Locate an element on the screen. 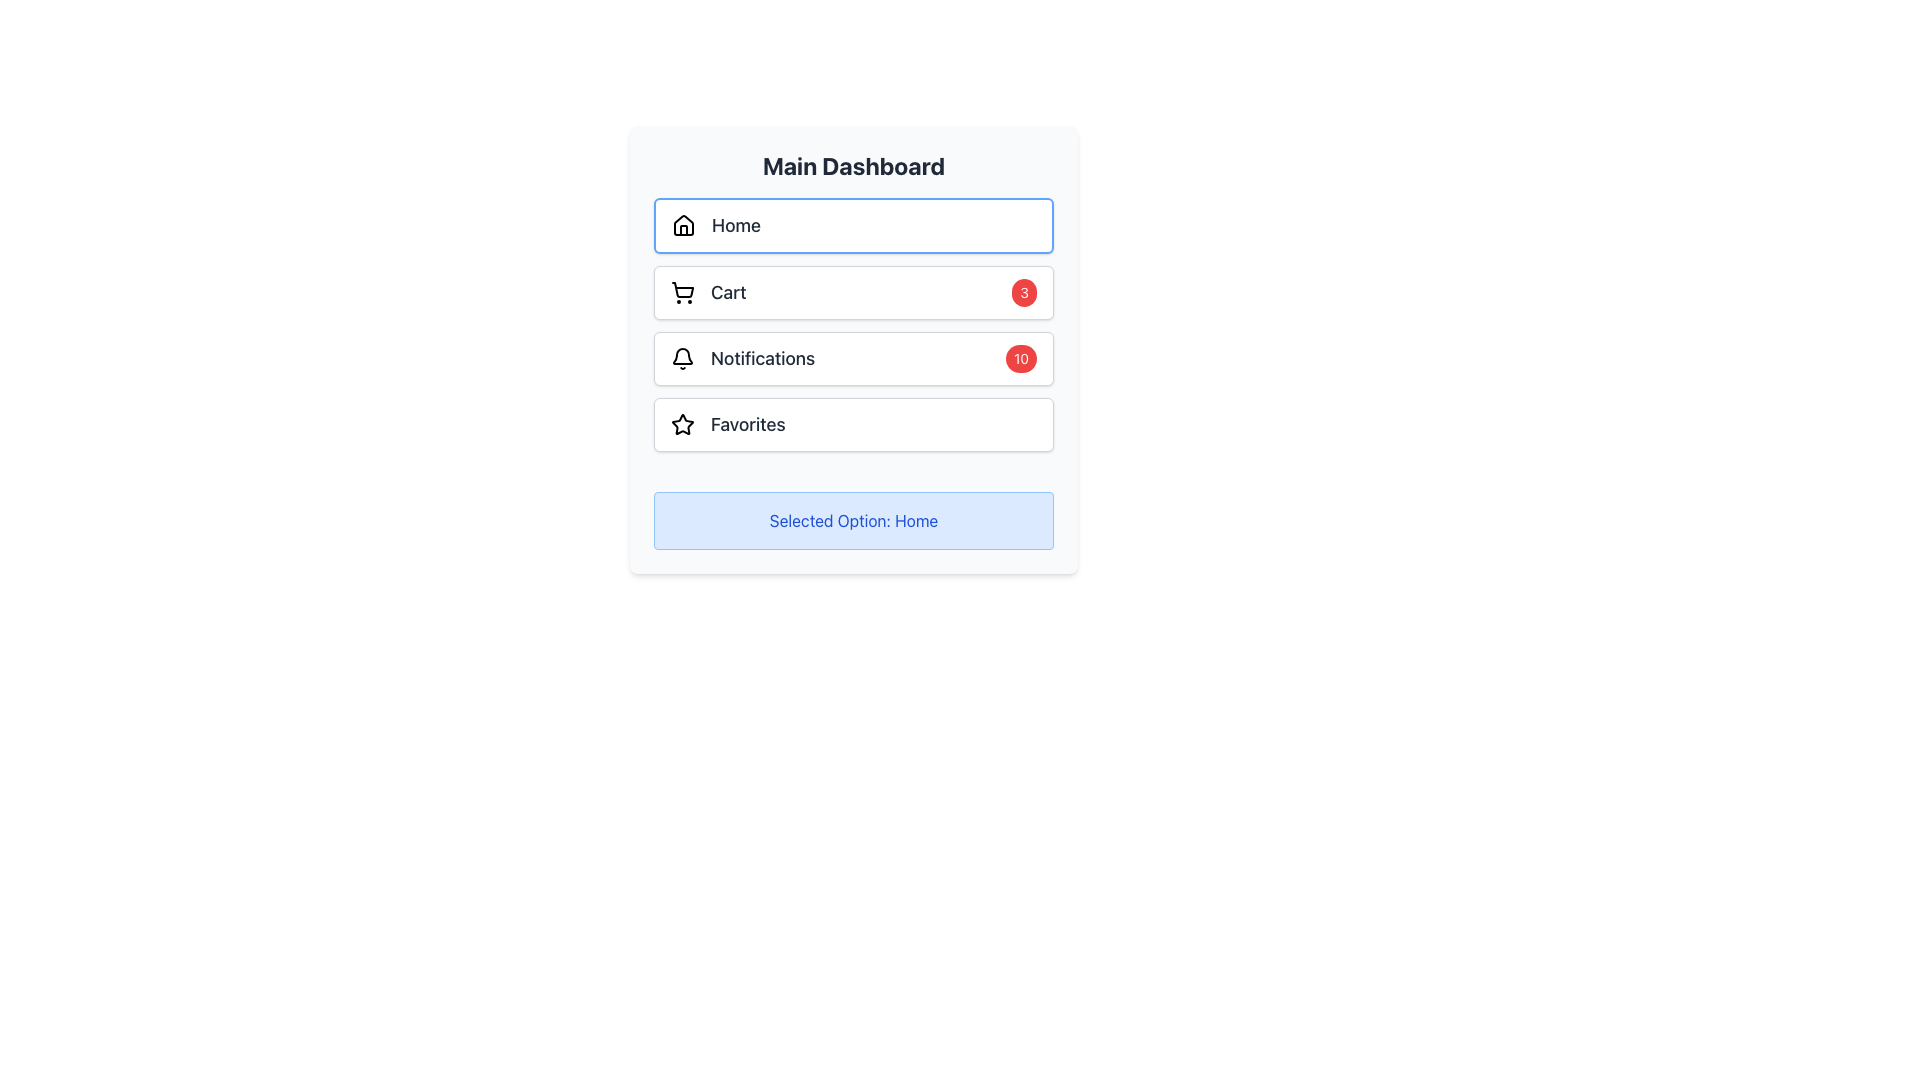 This screenshot has width=1920, height=1080. displayed text from the Text Label indicating the currently selected option 'Home' located under the 'Main Dashboard' heading and below the 'Favorites' section is located at coordinates (854, 519).